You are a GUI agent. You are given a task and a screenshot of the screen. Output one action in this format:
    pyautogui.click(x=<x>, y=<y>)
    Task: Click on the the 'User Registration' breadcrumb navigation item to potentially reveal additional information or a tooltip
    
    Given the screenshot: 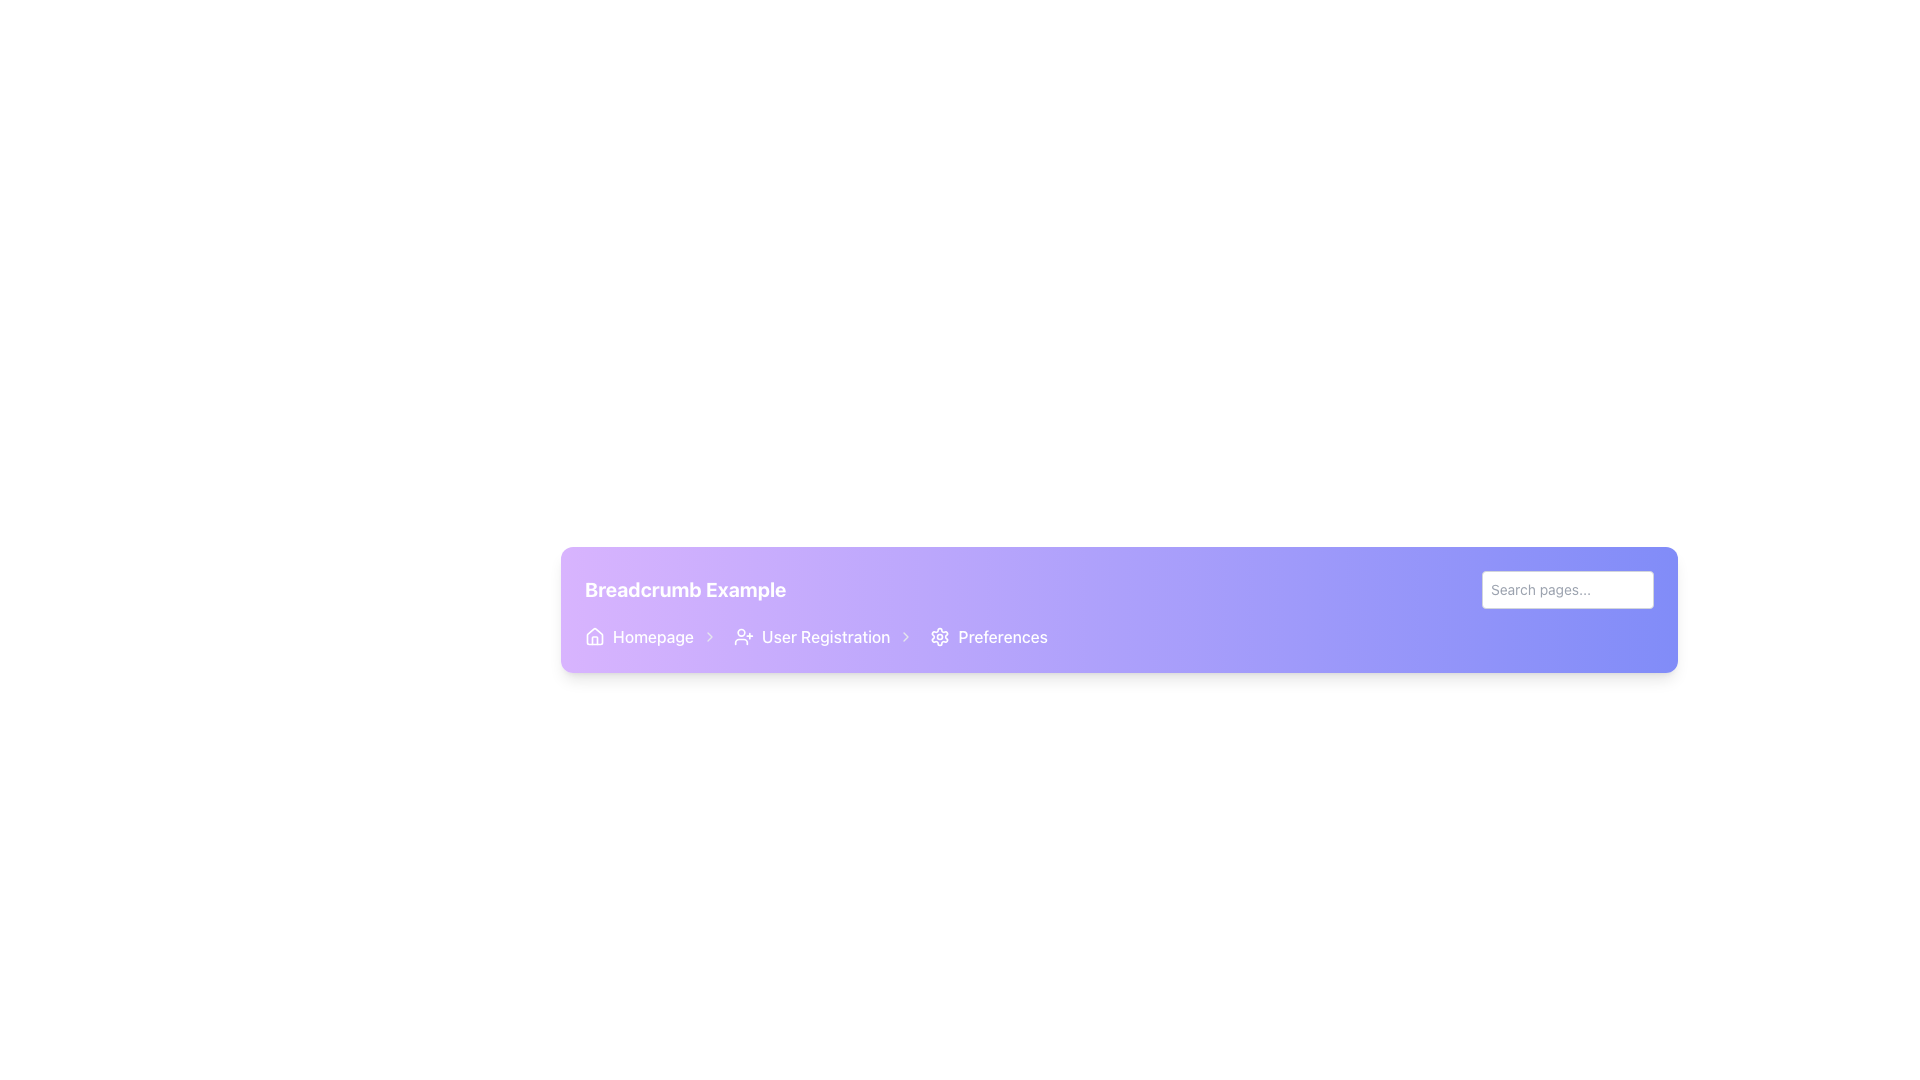 What is the action you would take?
    pyautogui.click(x=824, y=636)
    